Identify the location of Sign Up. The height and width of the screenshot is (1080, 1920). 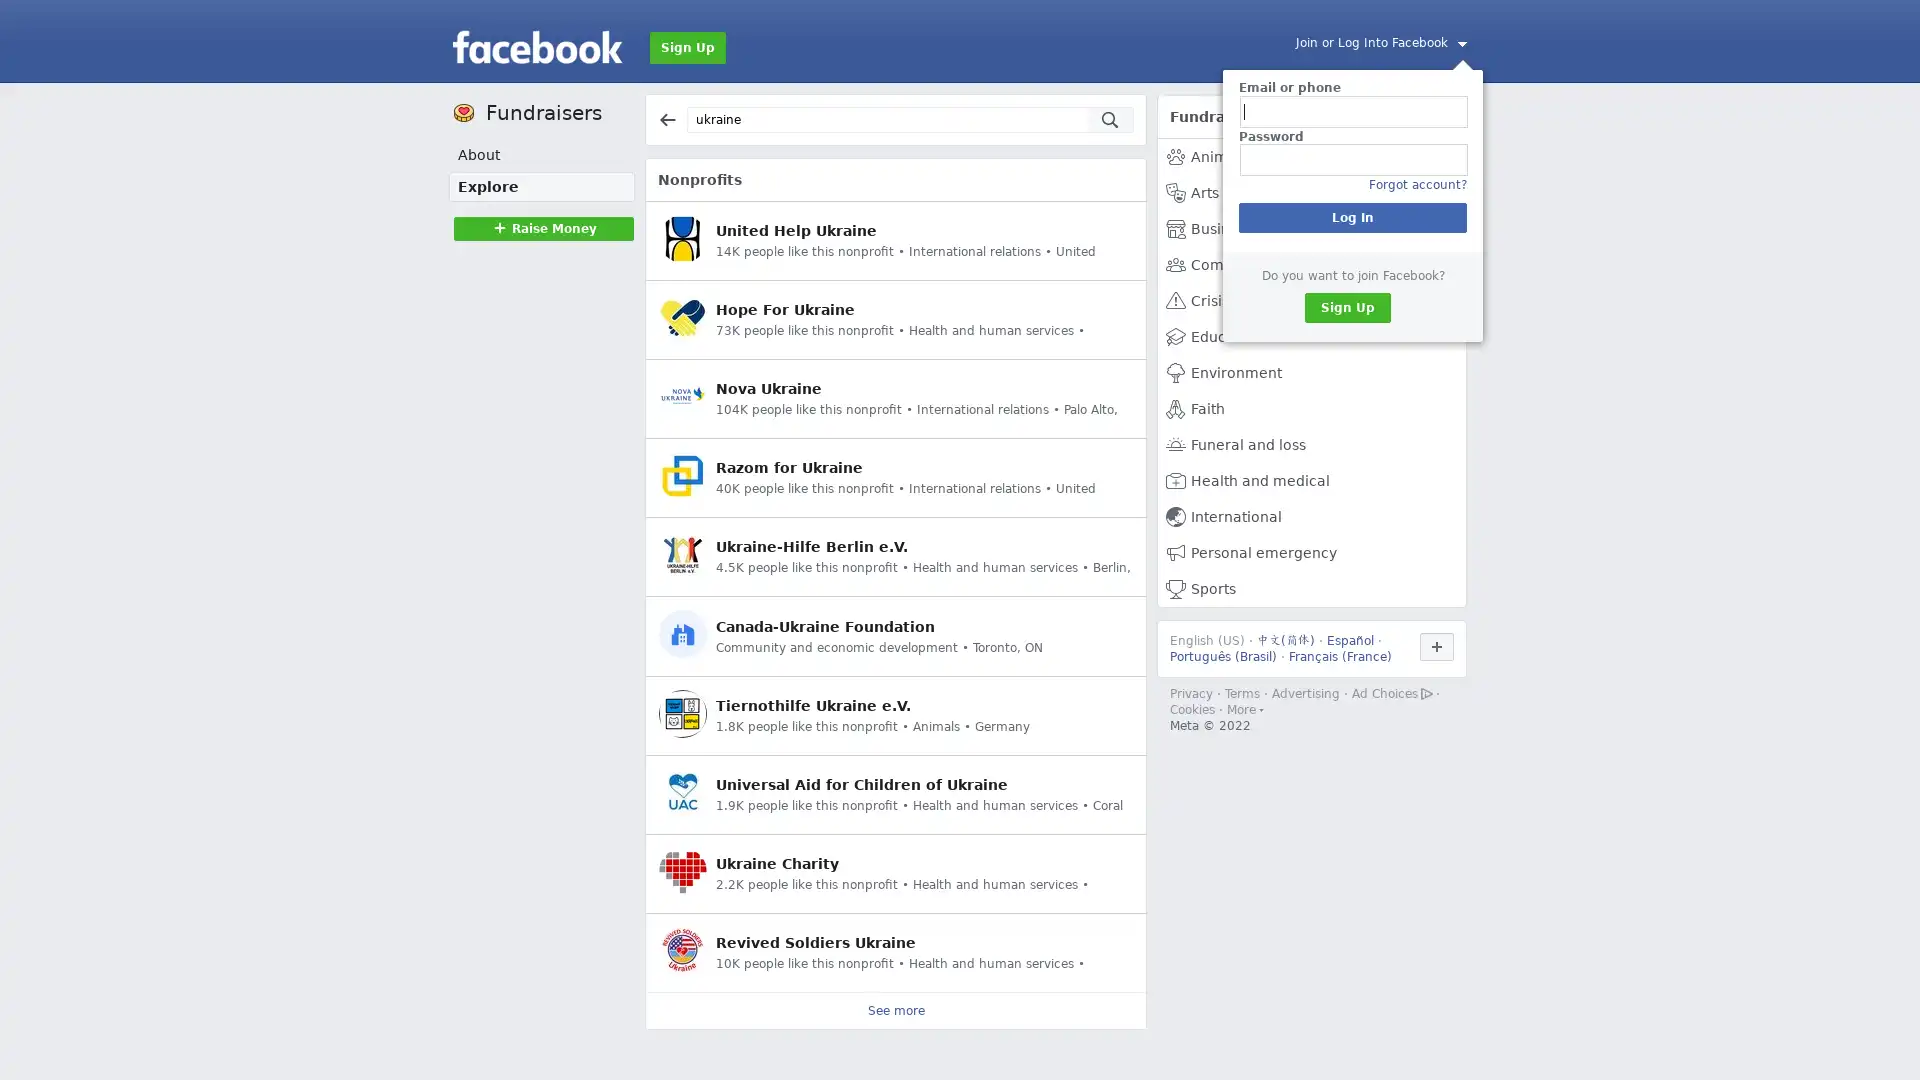
(687, 46).